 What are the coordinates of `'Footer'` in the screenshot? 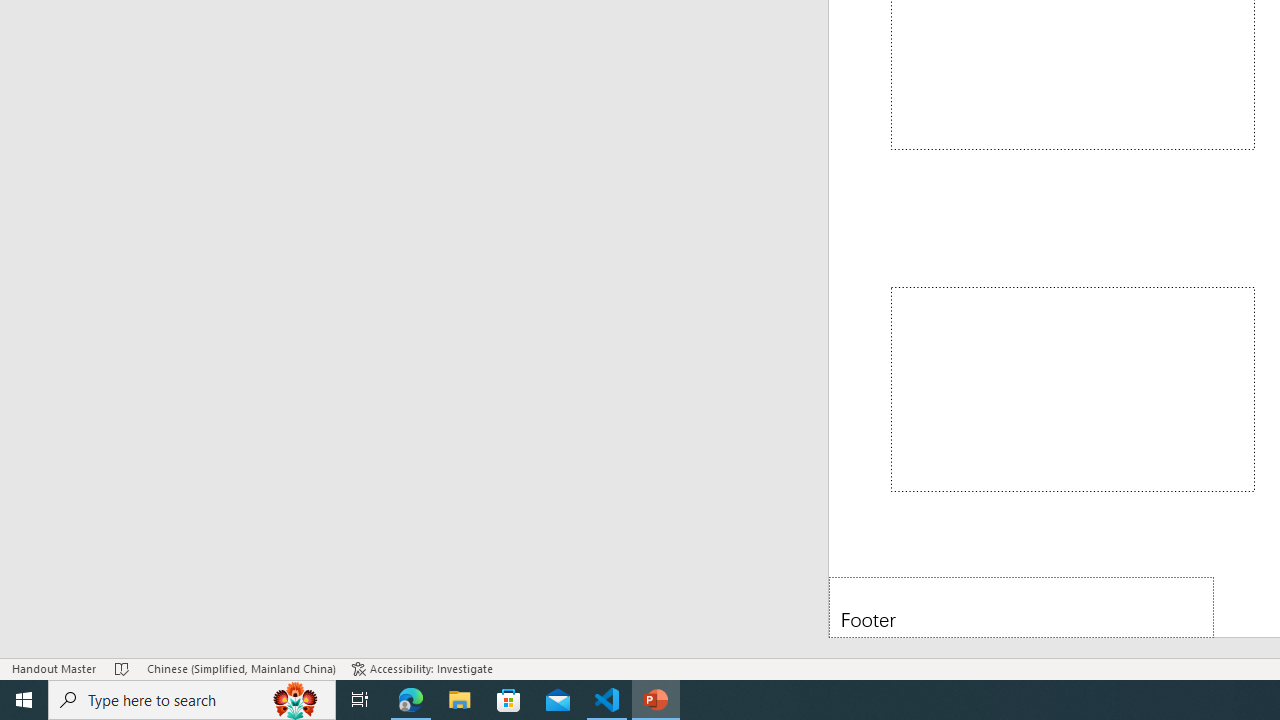 It's located at (1021, 606).